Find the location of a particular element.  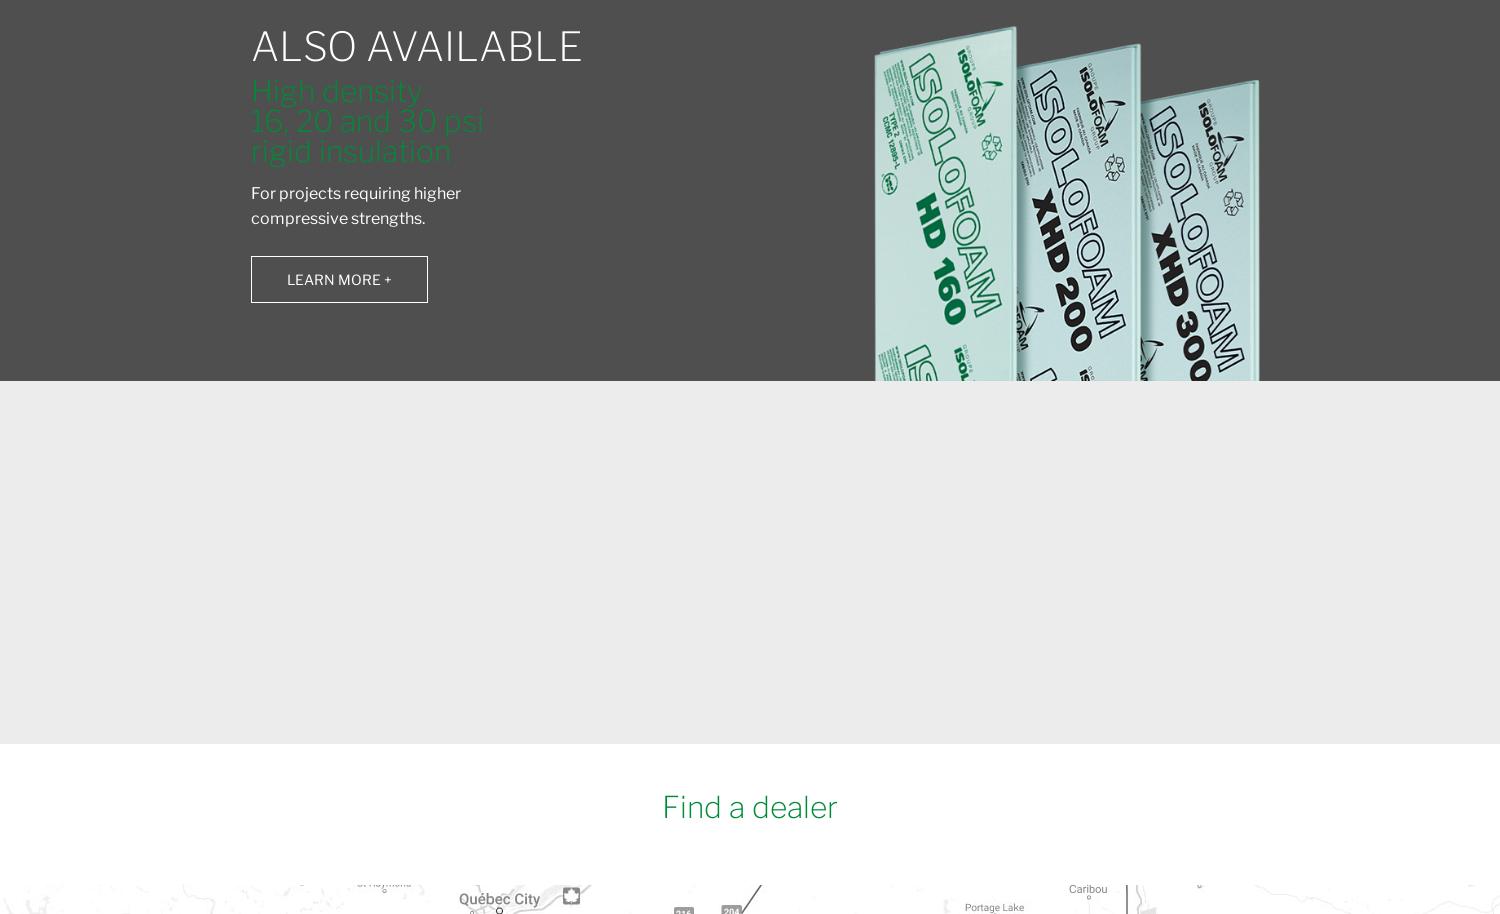

'High density' is located at coordinates (334, 90).